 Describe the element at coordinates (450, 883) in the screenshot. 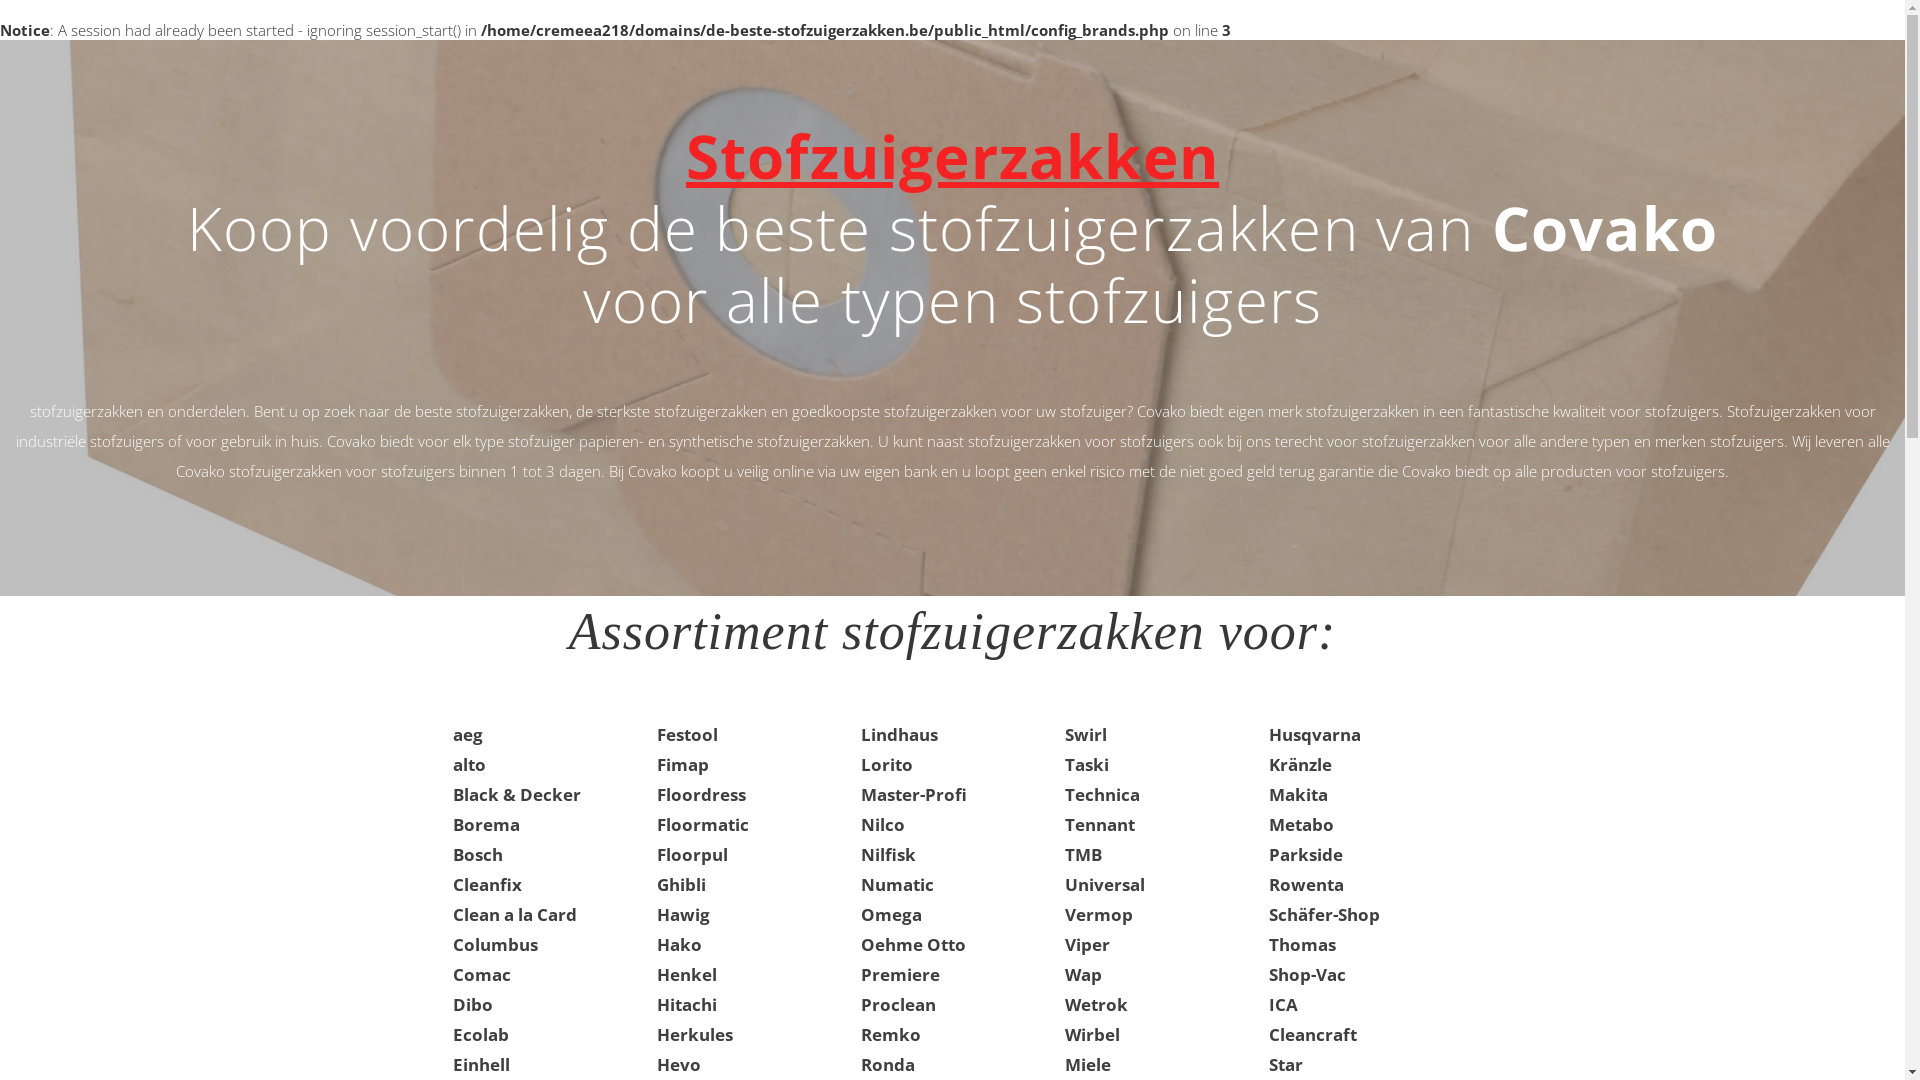

I see `'Cleanfix'` at that location.